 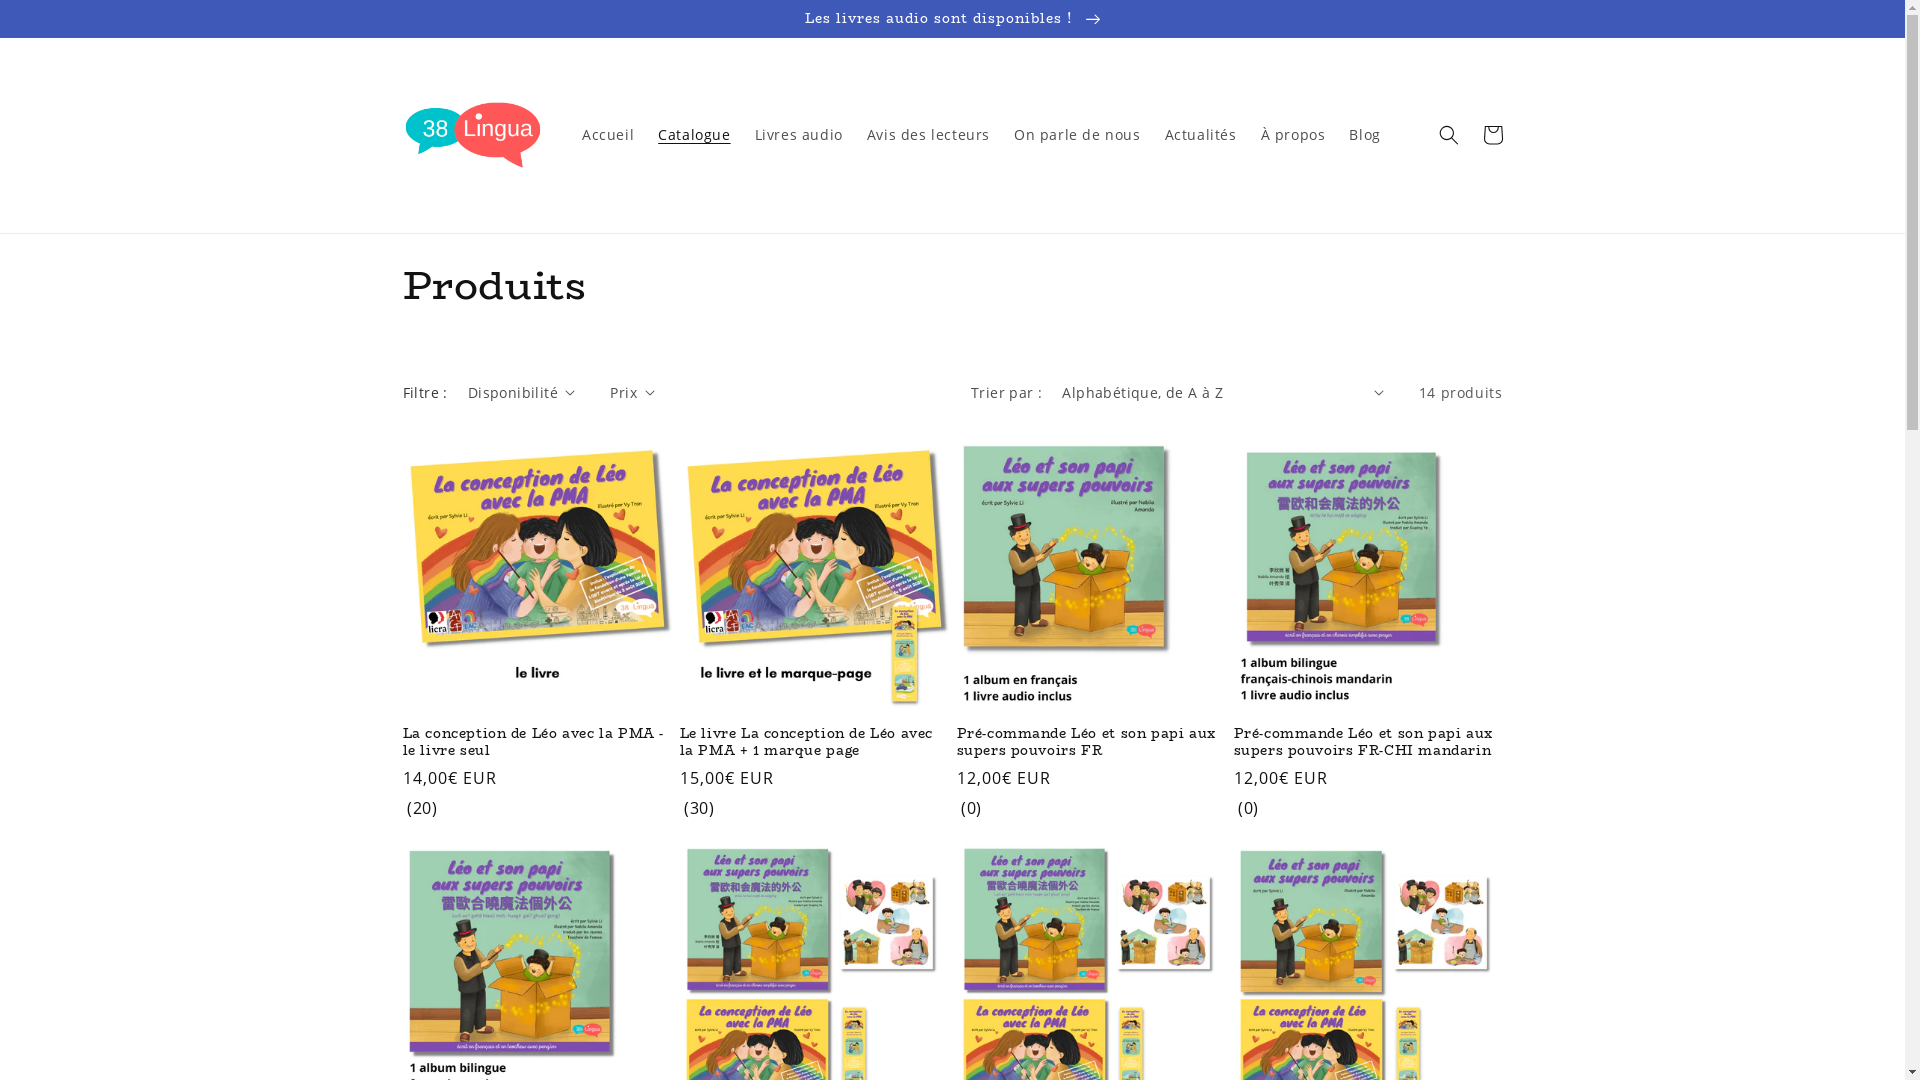 What do you see at coordinates (797, 135) in the screenshot?
I see `'Livres audio'` at bounding box center [797, 135].